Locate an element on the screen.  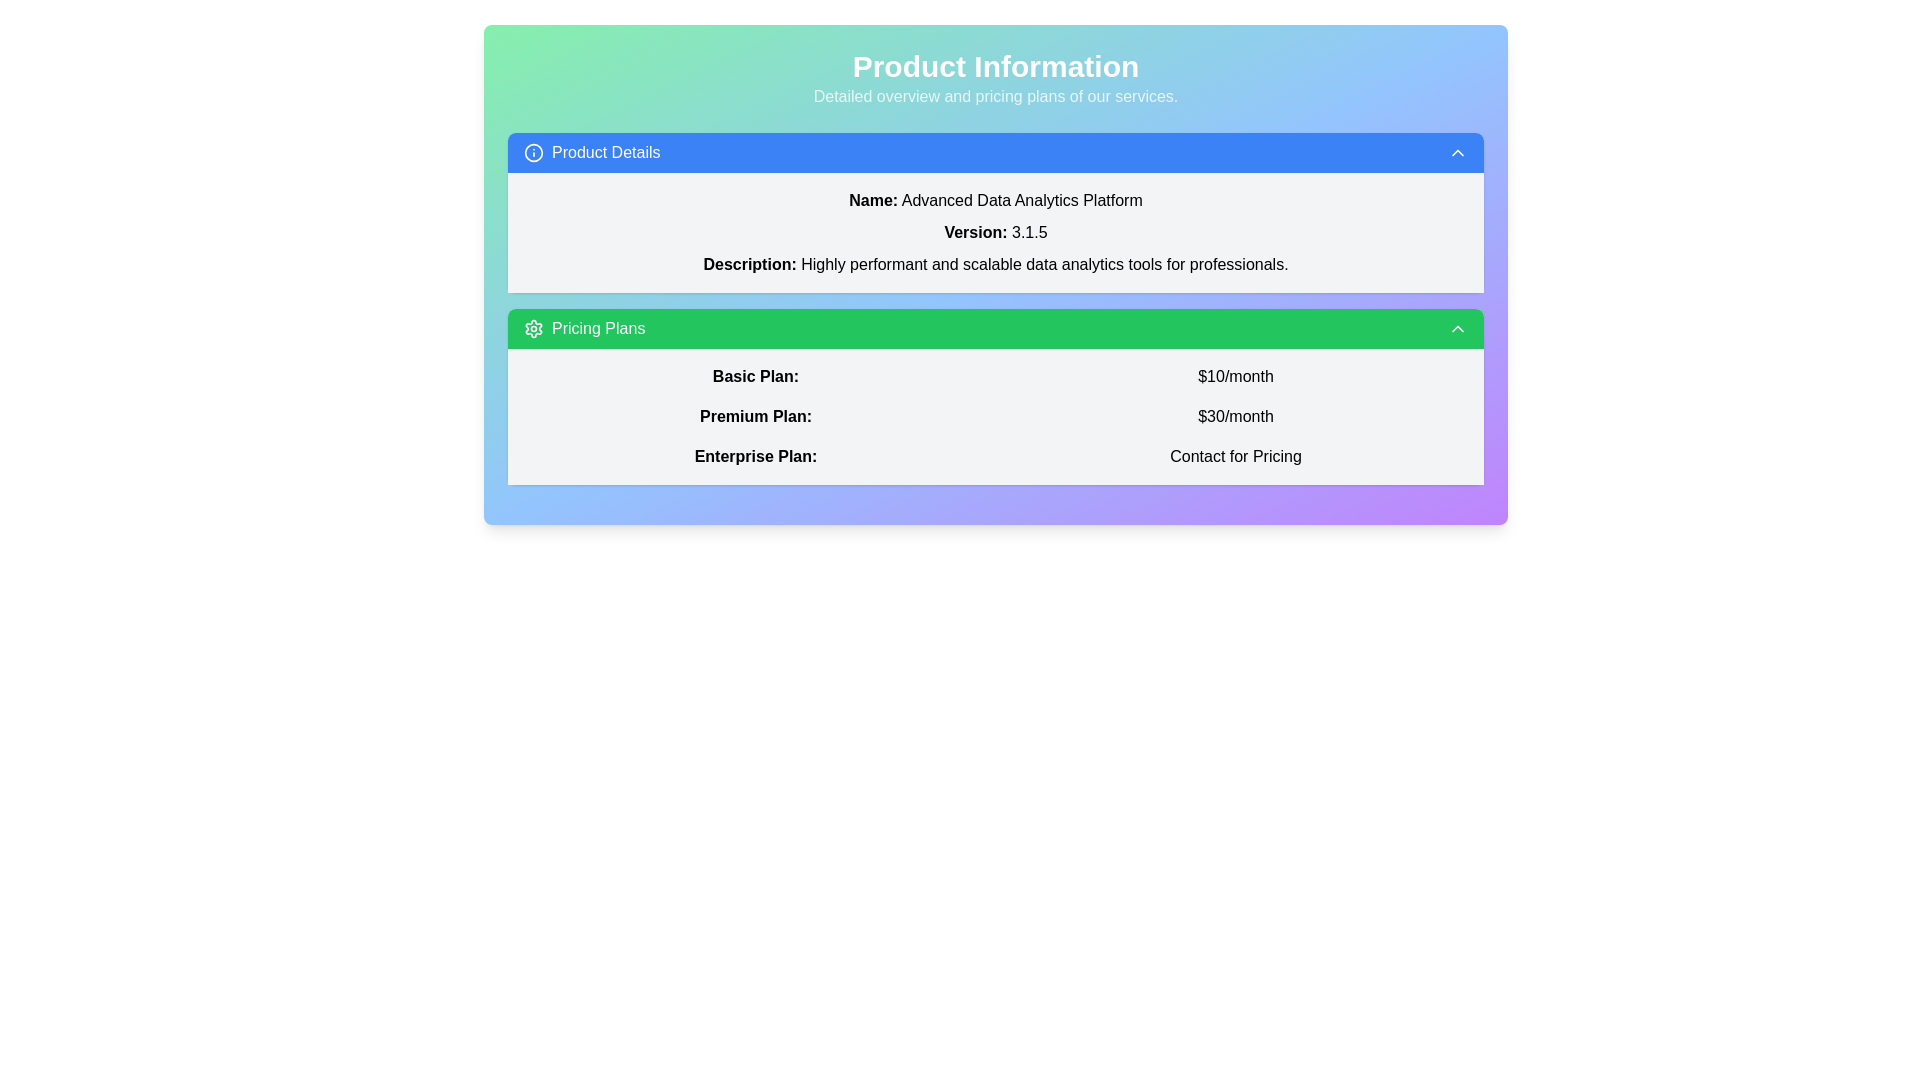
the static text label displaying 'Enterprise Plan:' in bold black font, located in the third row of the 'Pricing Plans' section is located at coordinates (754, 456).